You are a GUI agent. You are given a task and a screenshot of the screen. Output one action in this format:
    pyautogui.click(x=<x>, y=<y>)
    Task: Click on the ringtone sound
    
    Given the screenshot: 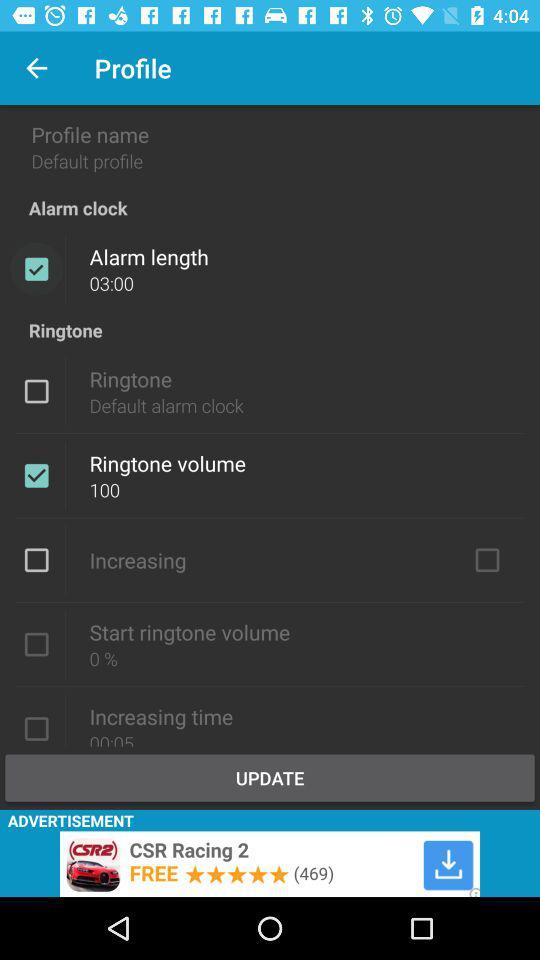 What is the action you would take?
    pyautogui.click(x=36, y=390)
    